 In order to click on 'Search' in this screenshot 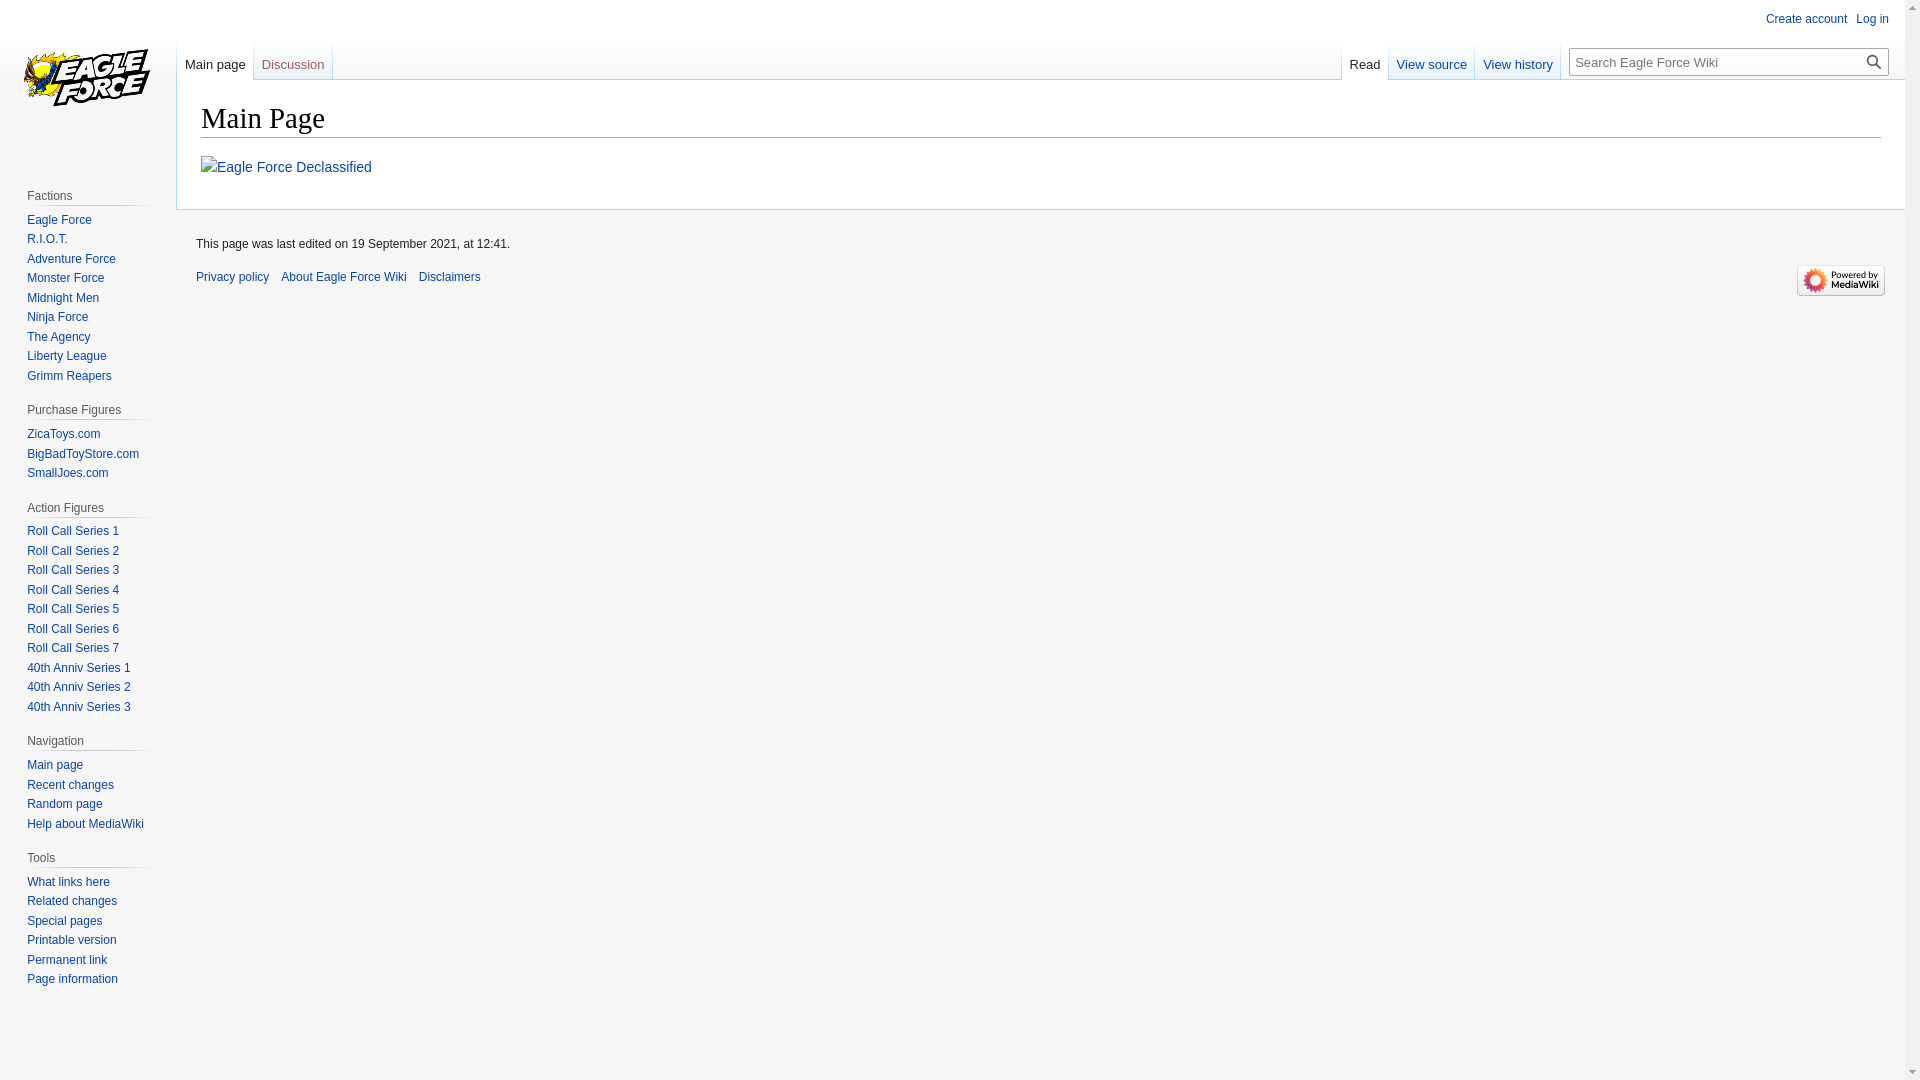, I will do `click(1872, 60)`.